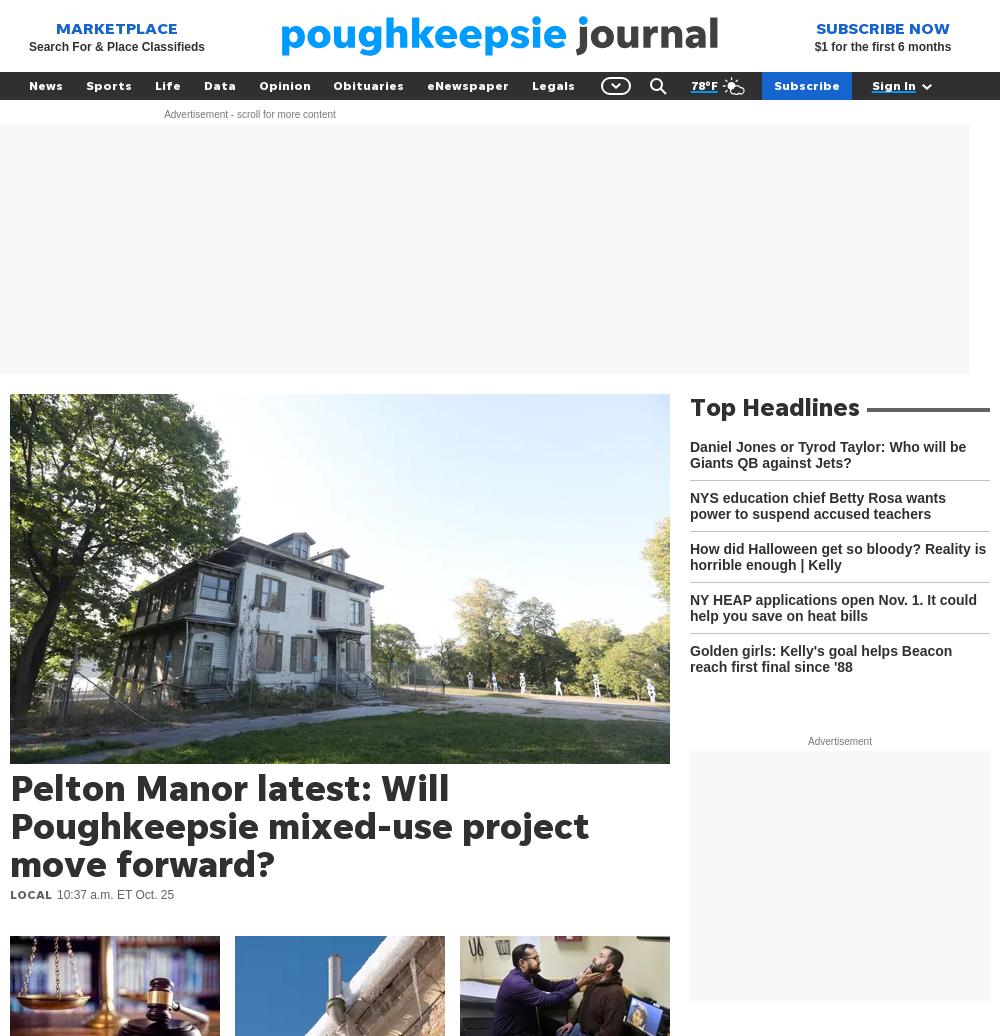 The height and width of the screenshot is (1036, 1000). Describe the element at coordinates (300, 824) in the screenshot. I see `'Pelton Manor latest: Will Poughkeepsie mixed-use project move forward?'` at that location.